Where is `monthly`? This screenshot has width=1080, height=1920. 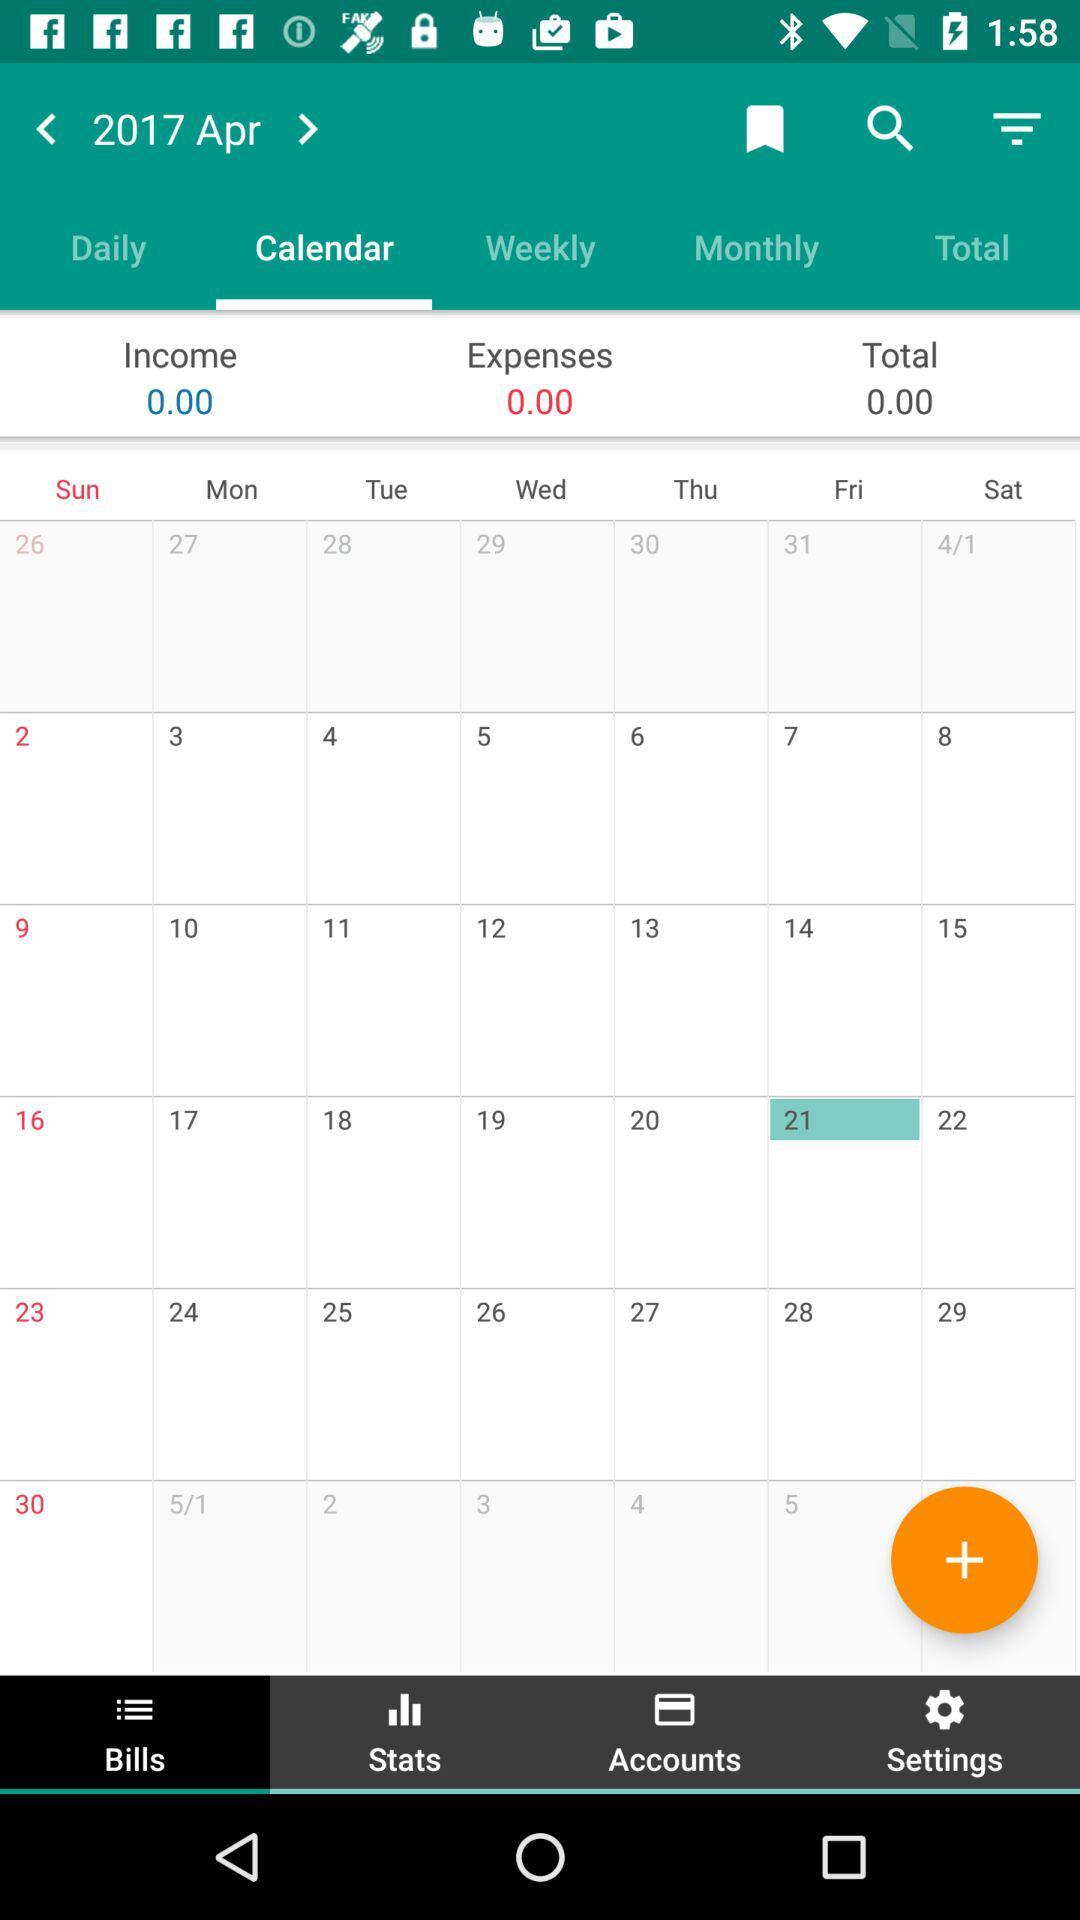
monthly is located at coordinates (756, 245).